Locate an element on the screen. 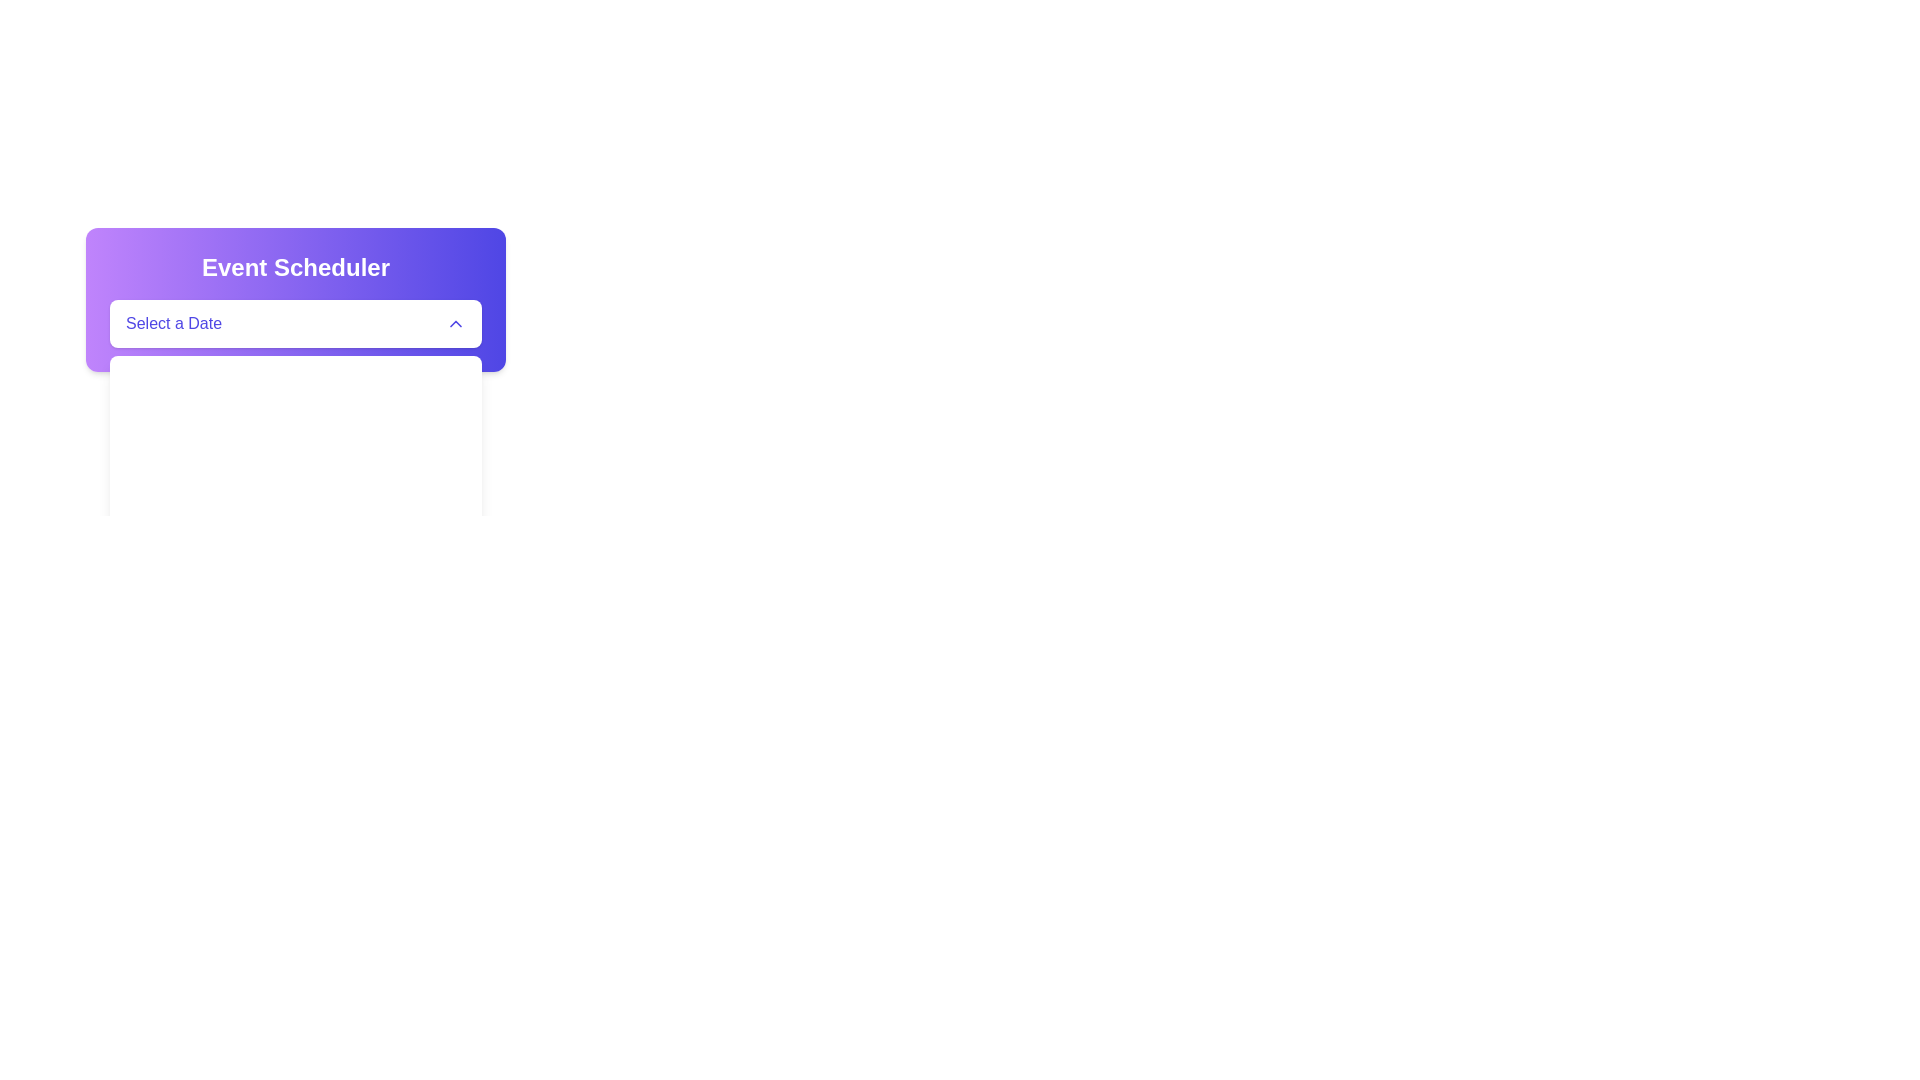 This screenshot has height=1080, width=1920. the dropdown selection box of the 'Event Scheduler' composite UI component is located at coordinates (295, 300).